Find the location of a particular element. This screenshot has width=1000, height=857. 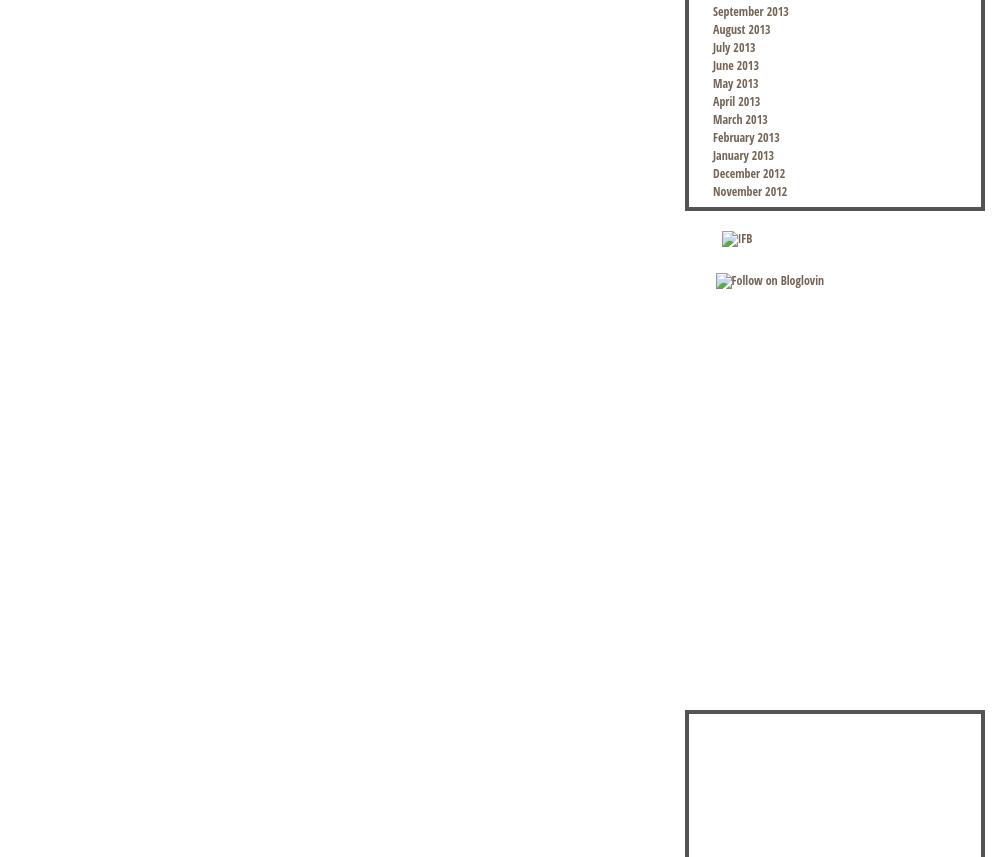

'January 2013' is located at coordinates (742, 154).